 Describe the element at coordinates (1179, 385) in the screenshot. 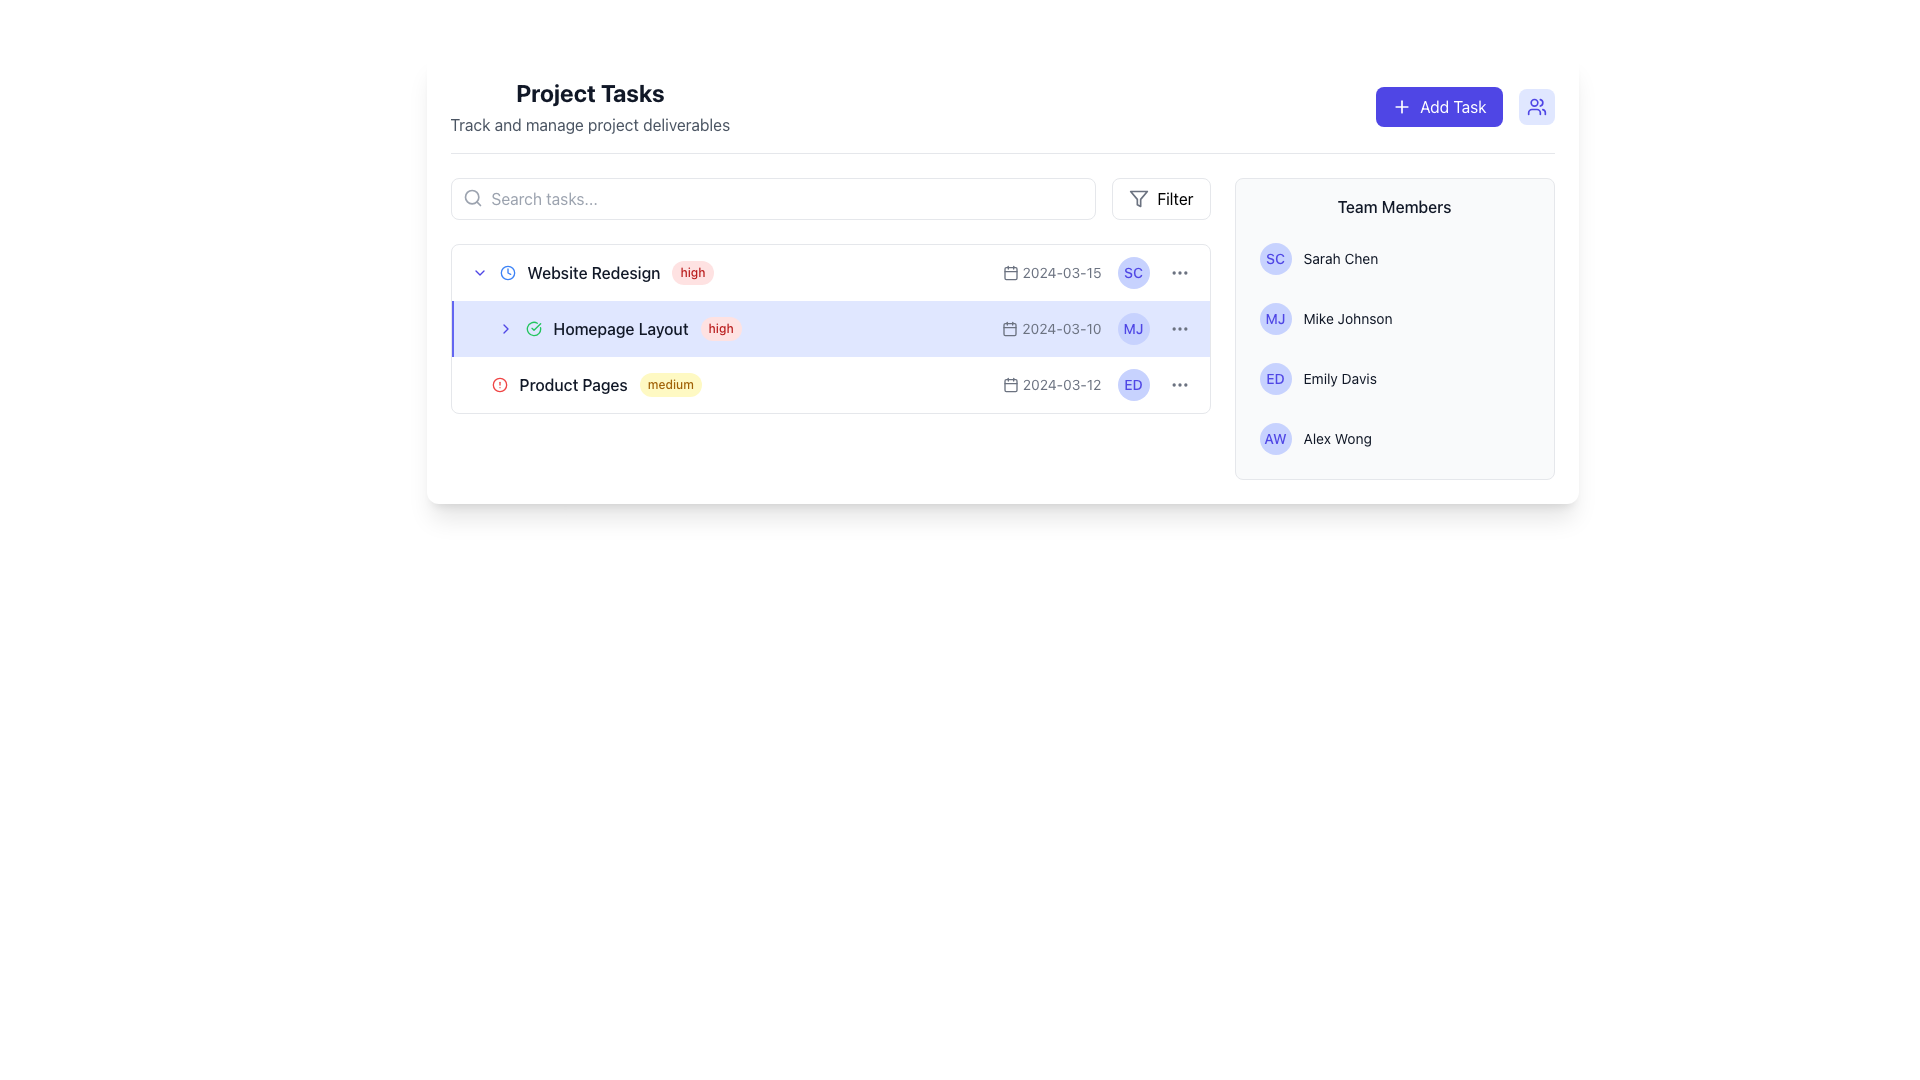

I see `the ellipsis button located at the bottom-right corner of the 'Product Pages' task under the 'Team Members' column` at that location.